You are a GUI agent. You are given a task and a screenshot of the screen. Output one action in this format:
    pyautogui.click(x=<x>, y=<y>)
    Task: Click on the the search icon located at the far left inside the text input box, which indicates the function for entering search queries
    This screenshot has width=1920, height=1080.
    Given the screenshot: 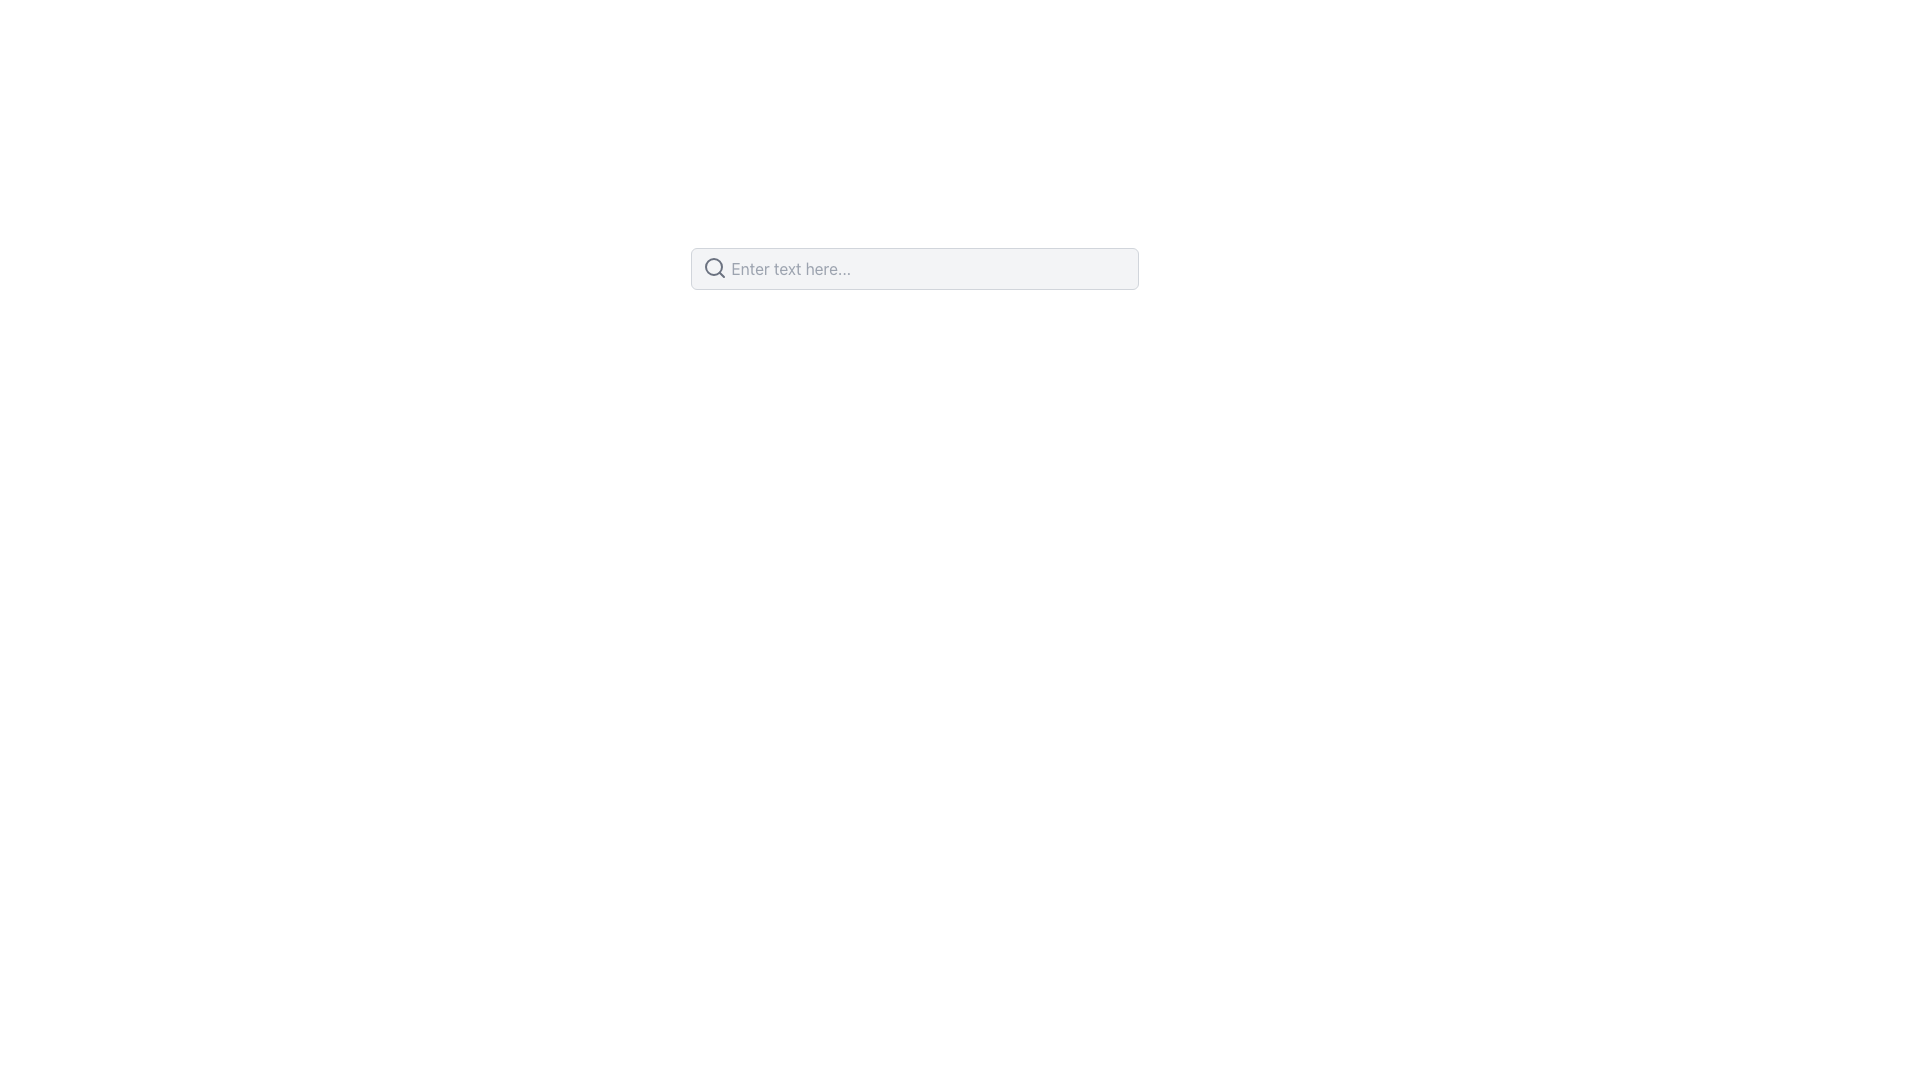 What is the action you would take?
    pyautogui.click(x=714, y=266)
    